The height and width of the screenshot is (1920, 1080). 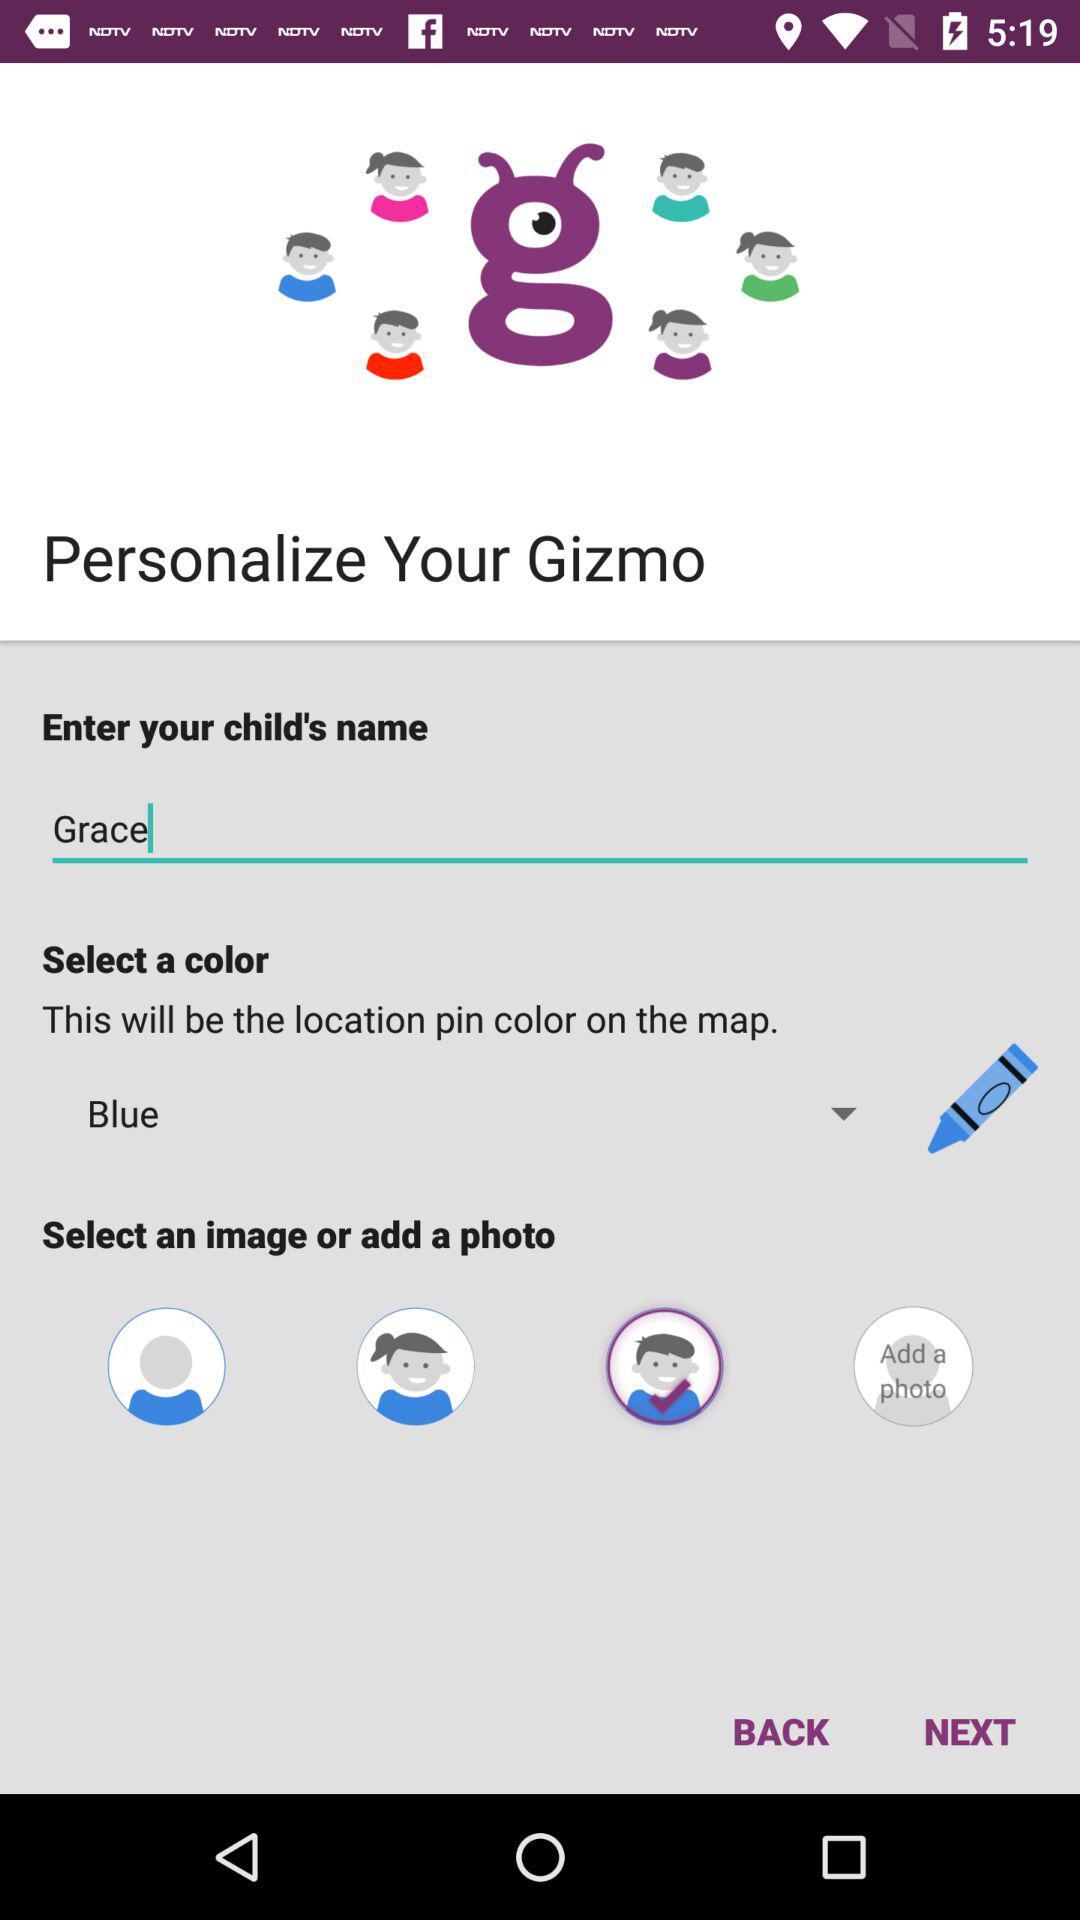 What do you see at coordinates (913, 1365) in the screenshot?
I see `a photo` at bounding box center [913, 1365].